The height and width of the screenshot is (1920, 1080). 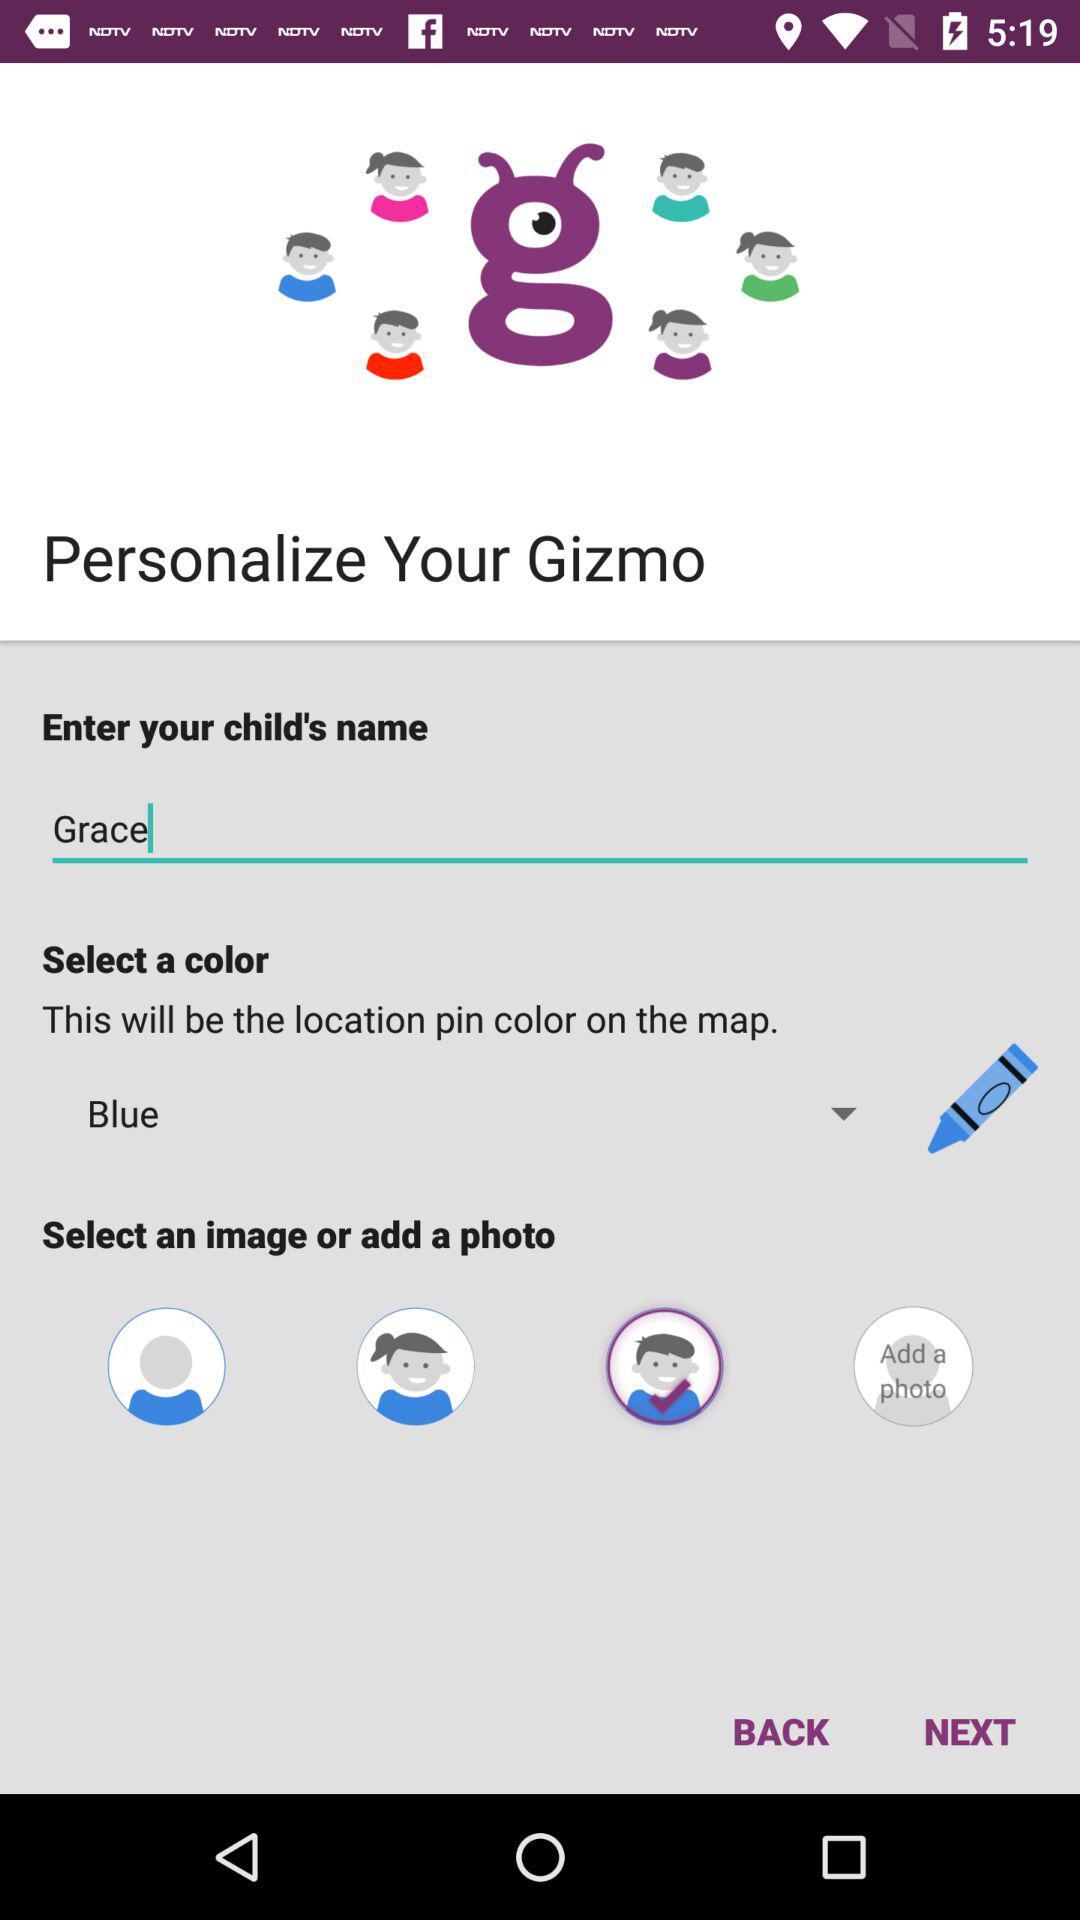 What do you see at coordinates (913, 1365) in the screenshot?
I see `a photo` at bounding box center [913, 1365].